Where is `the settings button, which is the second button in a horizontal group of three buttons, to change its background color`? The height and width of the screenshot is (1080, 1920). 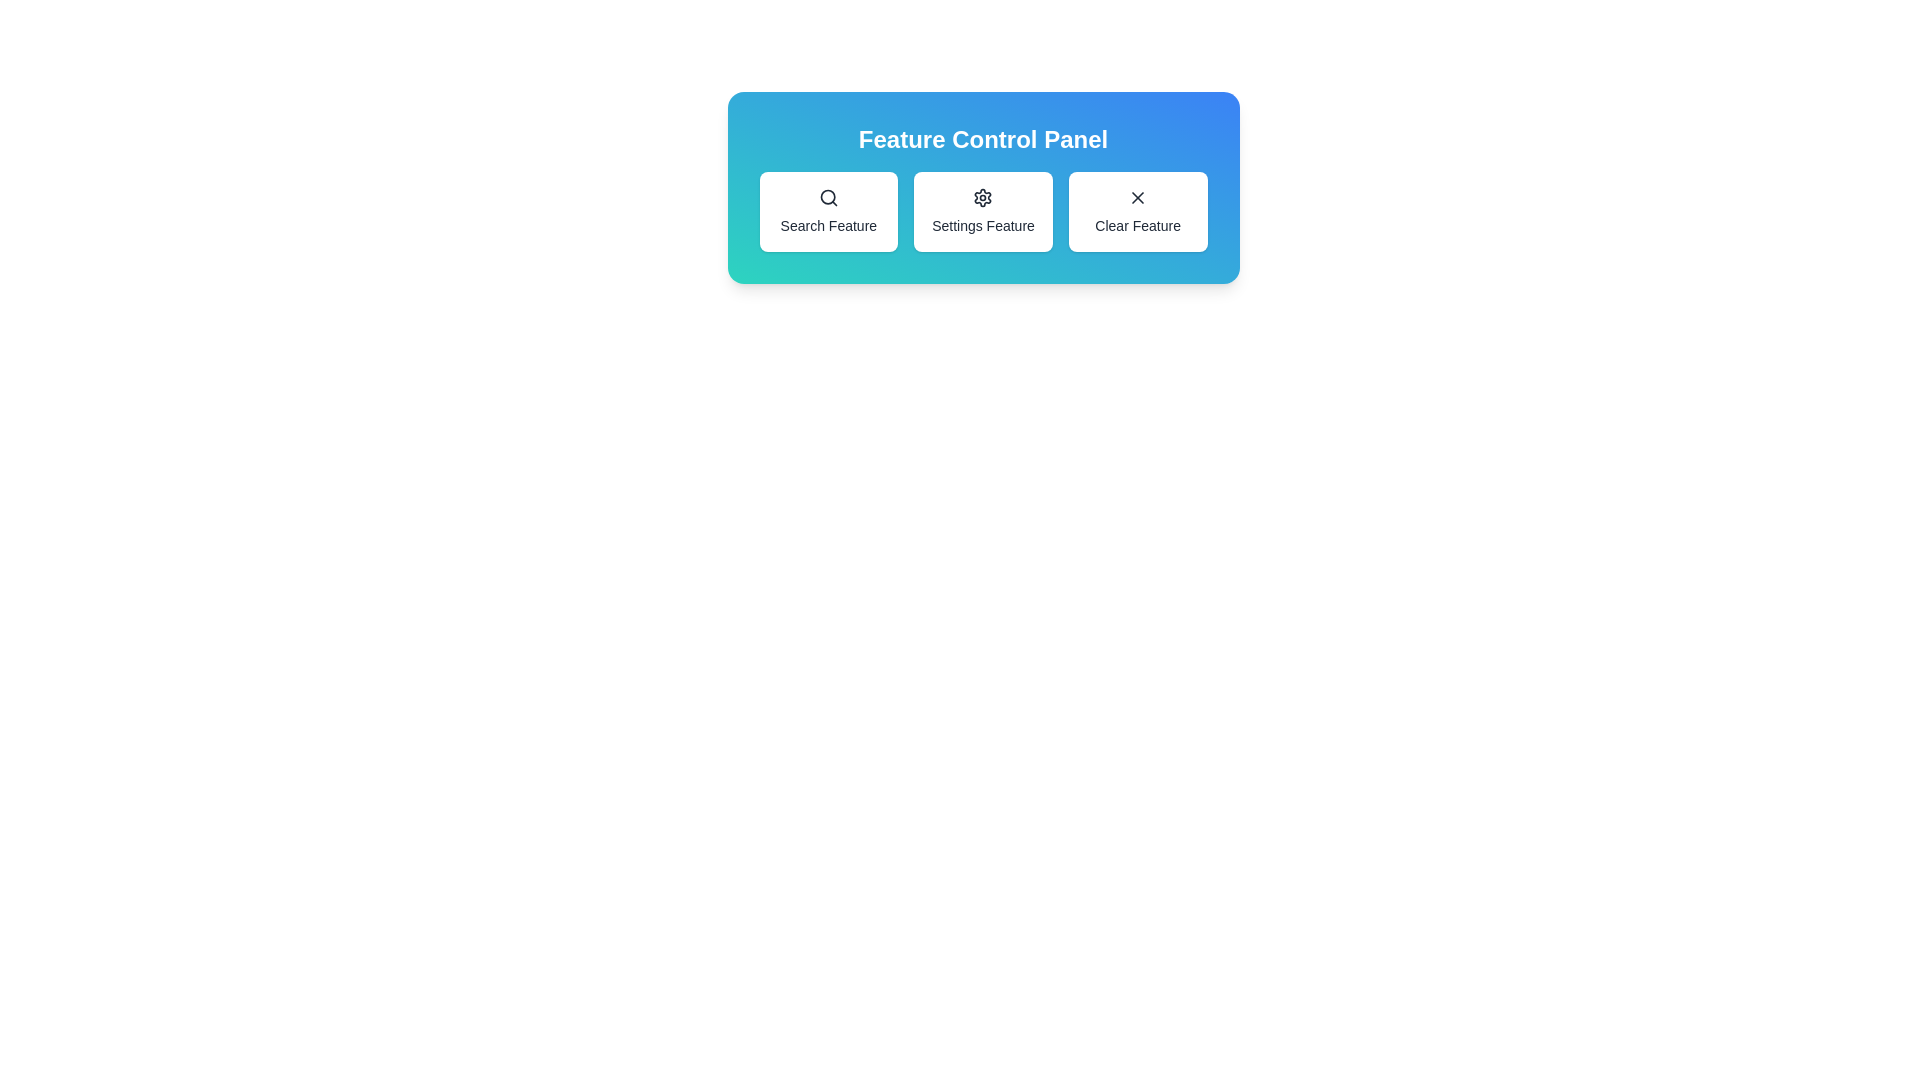 the settings button, which is the second button in a horizontal group of three buttons, to change its background color is located at coordinates (983, 212).